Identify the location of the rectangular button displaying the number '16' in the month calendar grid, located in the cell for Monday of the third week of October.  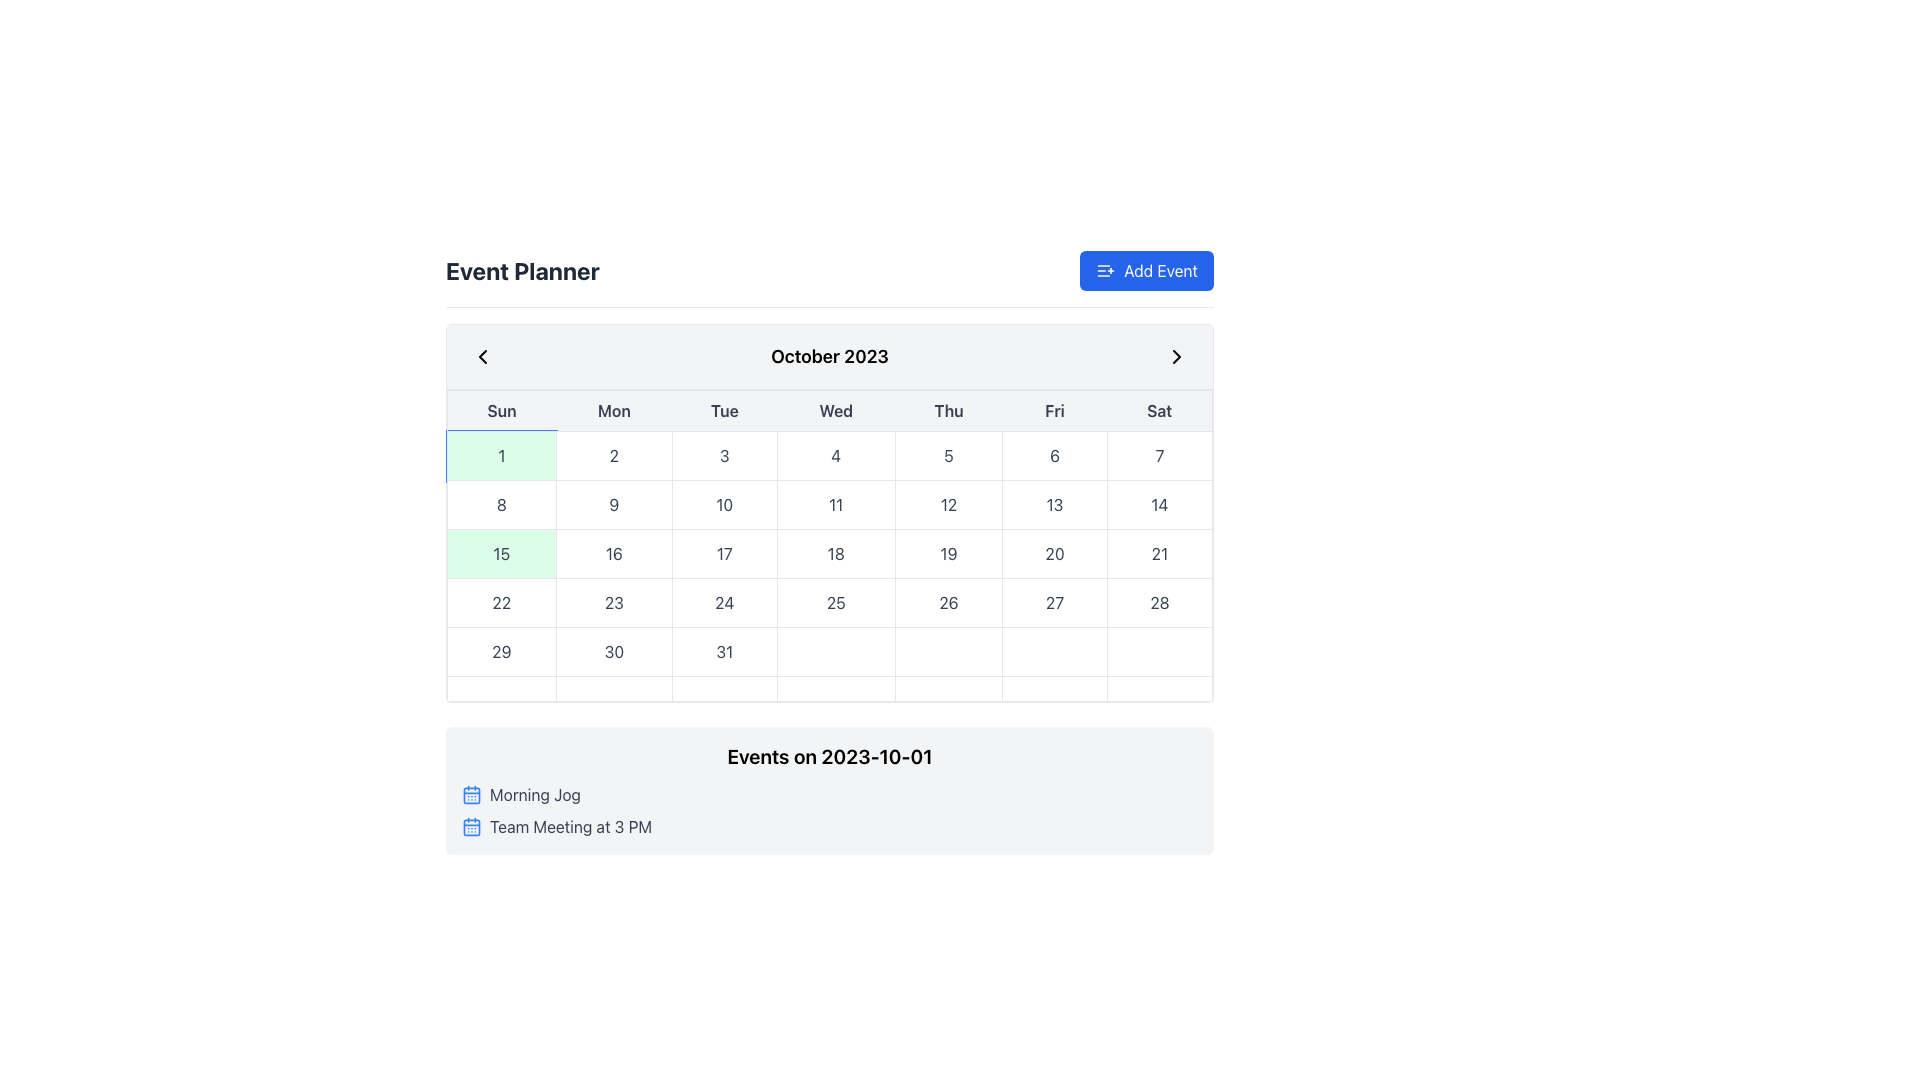
(613, 554).